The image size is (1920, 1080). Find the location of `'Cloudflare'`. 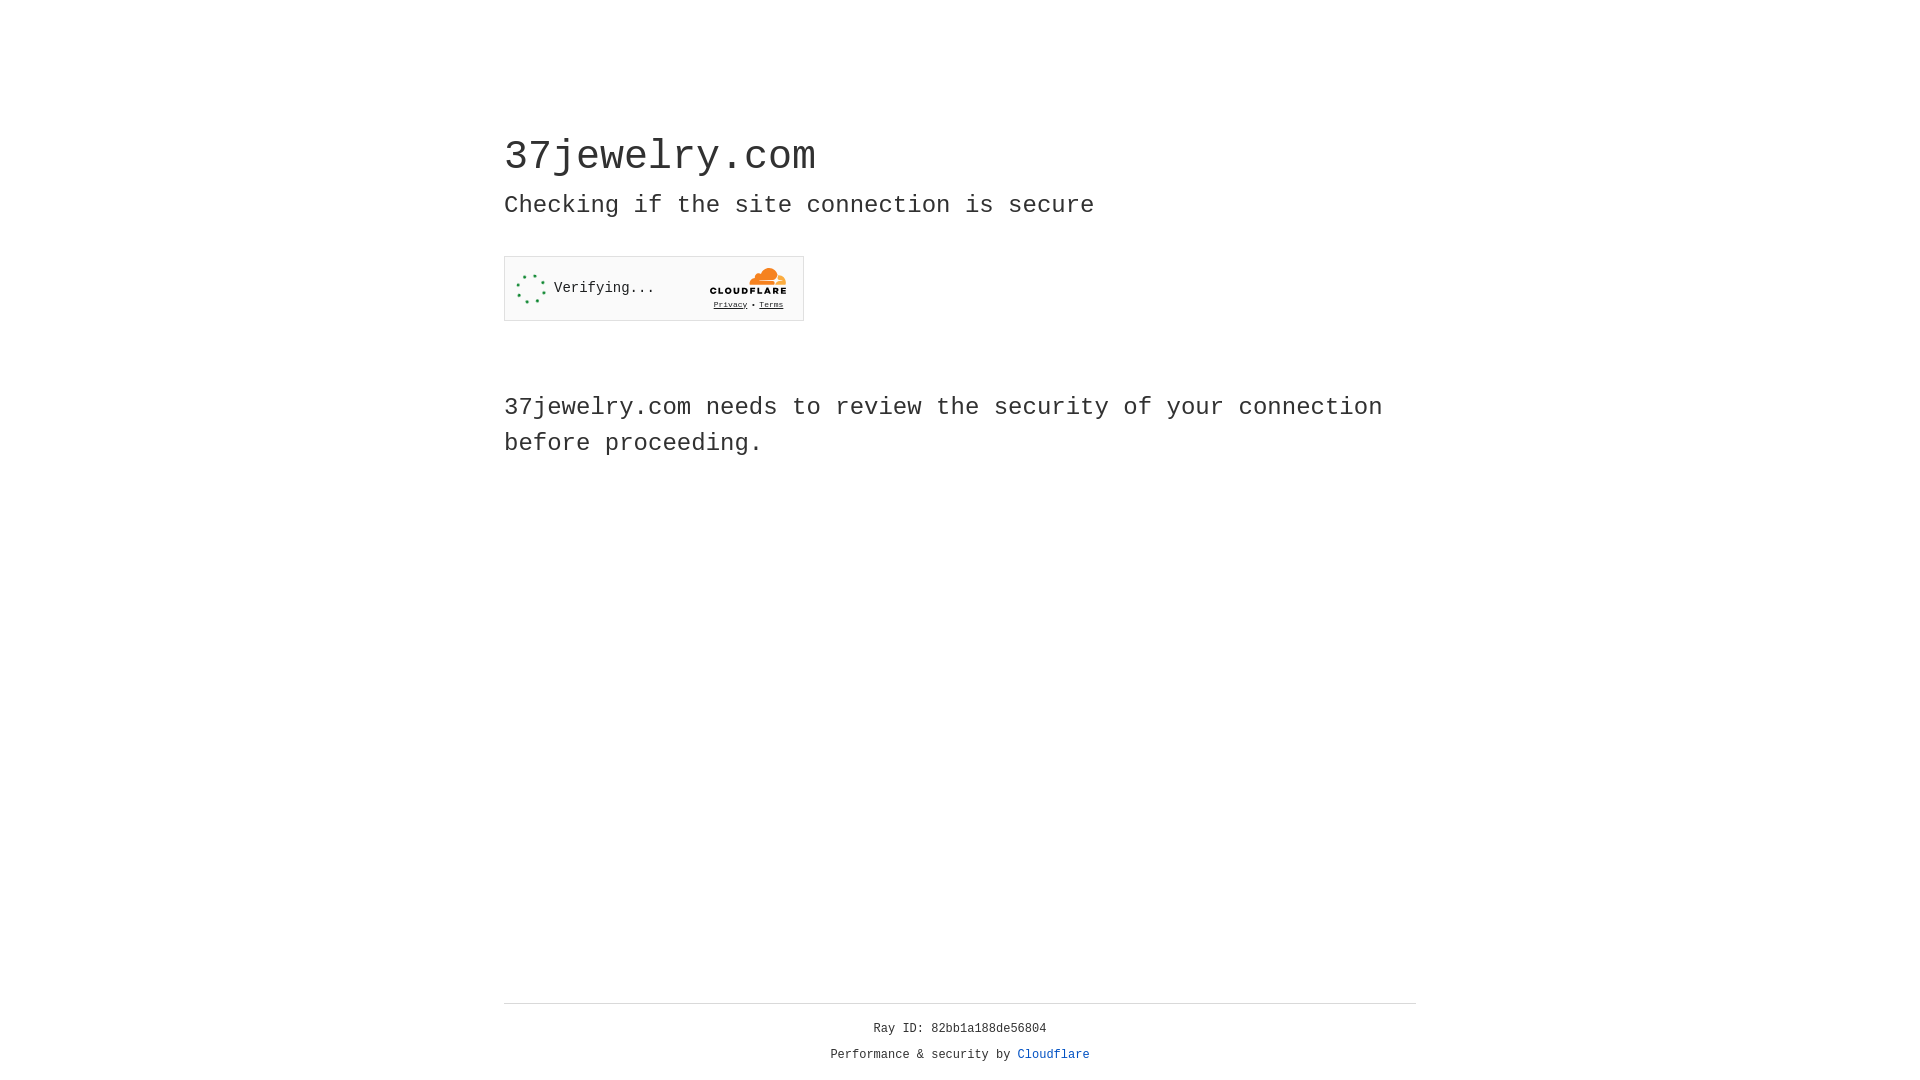

'Cloudflare' is located at coordinates (1053, 1054).